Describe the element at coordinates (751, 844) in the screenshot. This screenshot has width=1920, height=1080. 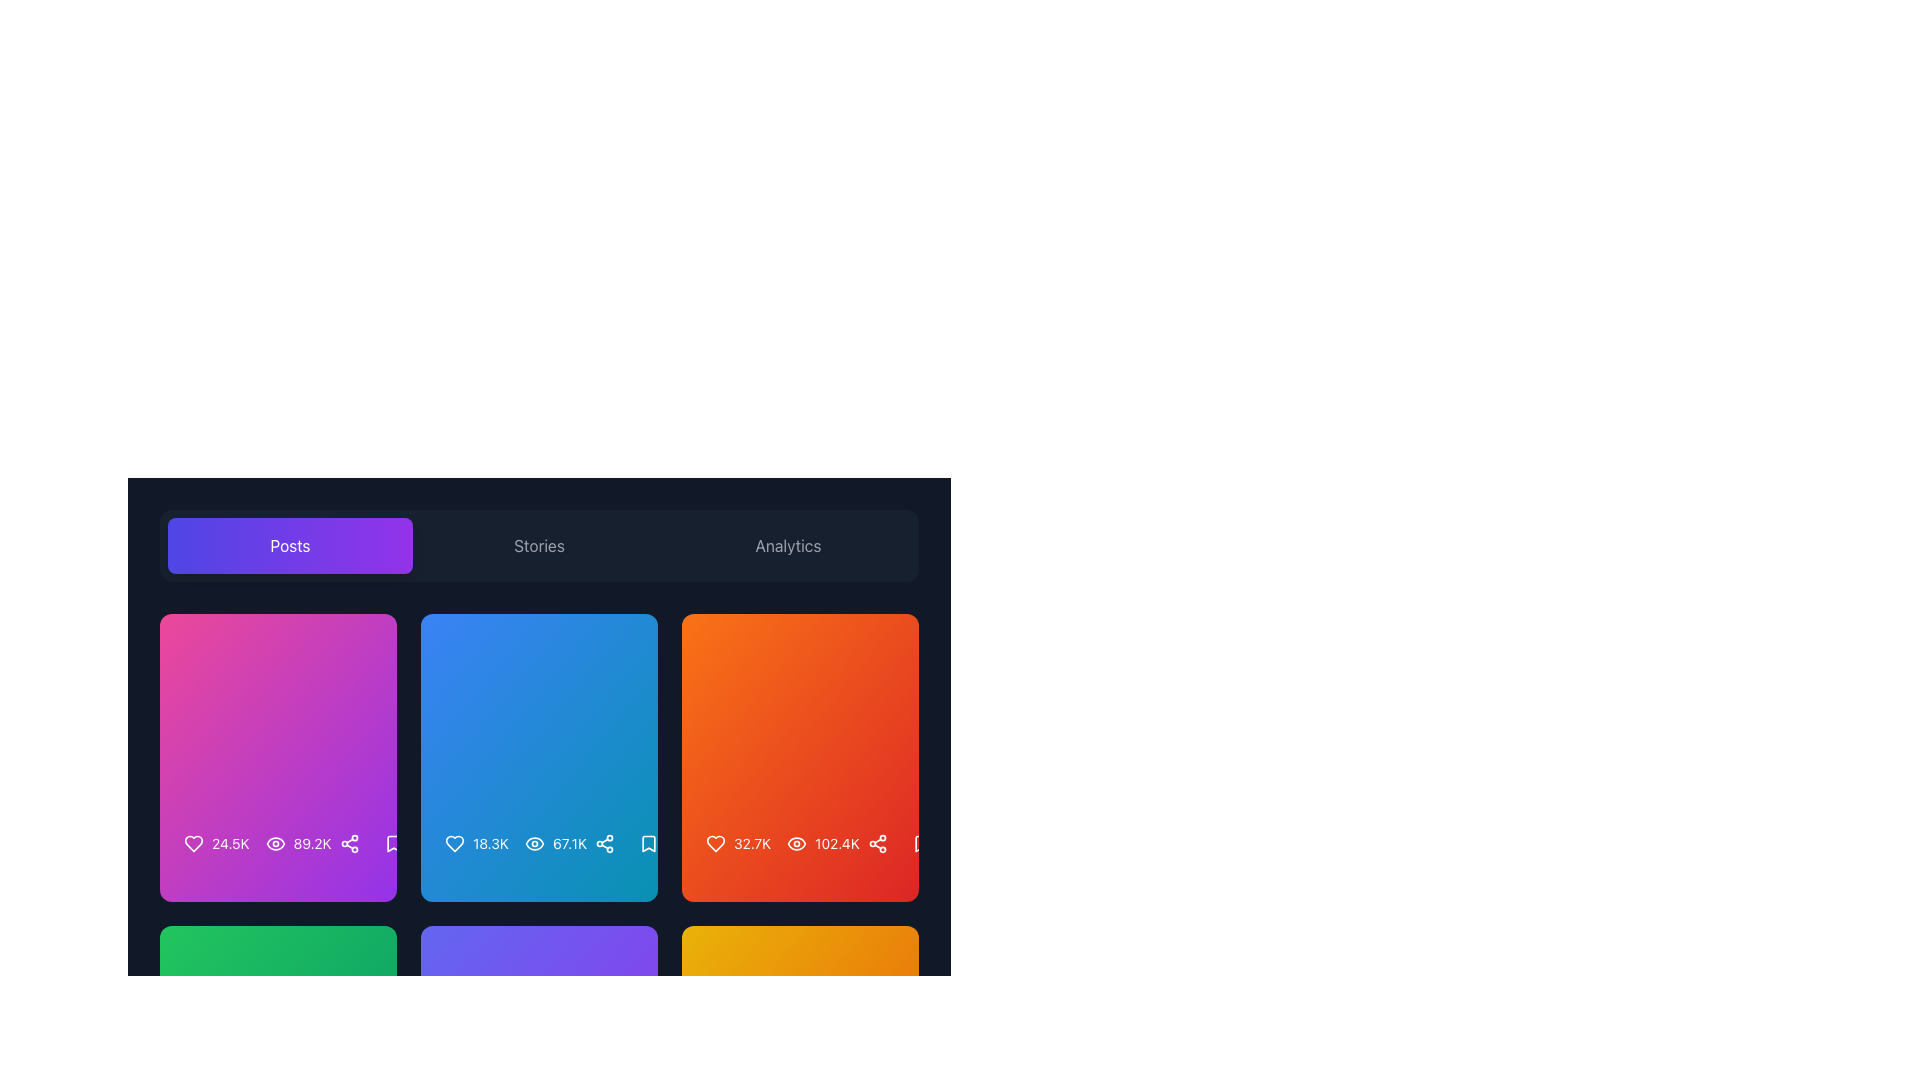
I see `the displayed count value on the text label located at the rightmost position within the footer area of the orange card, which is the third in a horizontal list of cards` at that location.